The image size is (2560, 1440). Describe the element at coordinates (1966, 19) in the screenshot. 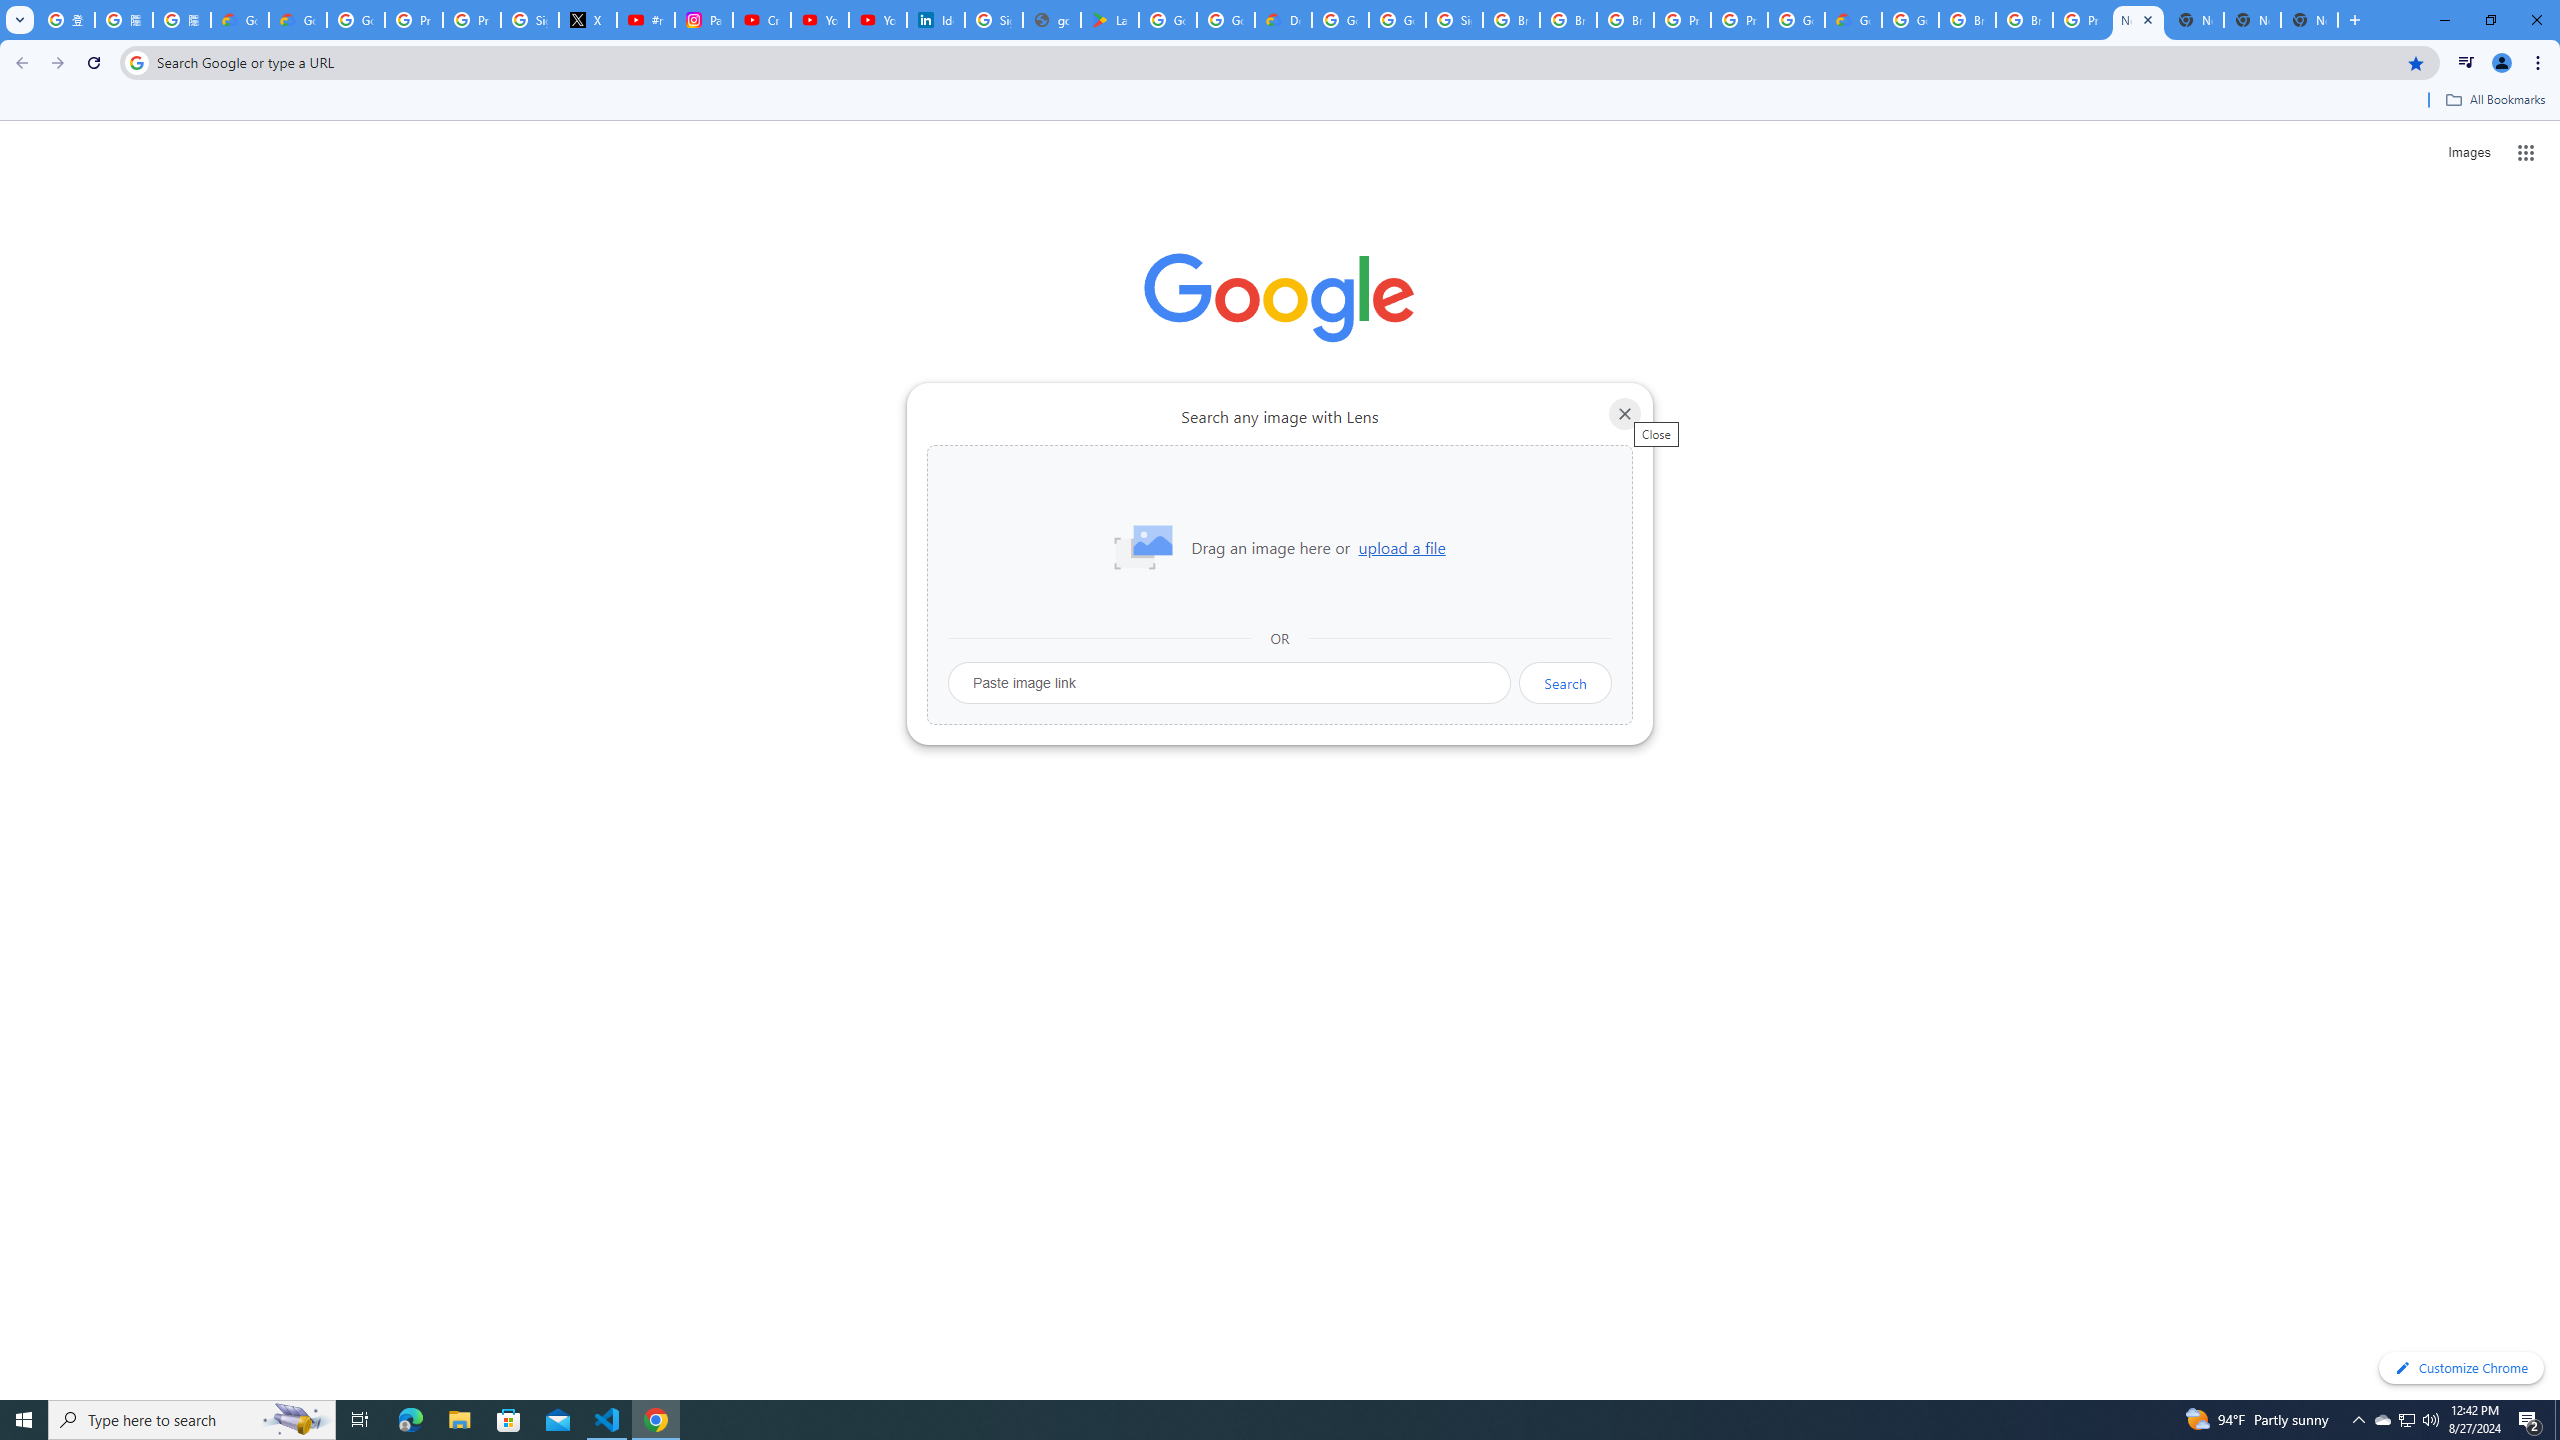

I see `'Browse Chrome as a guest - Computer - Google Chrome Help'` at that location.